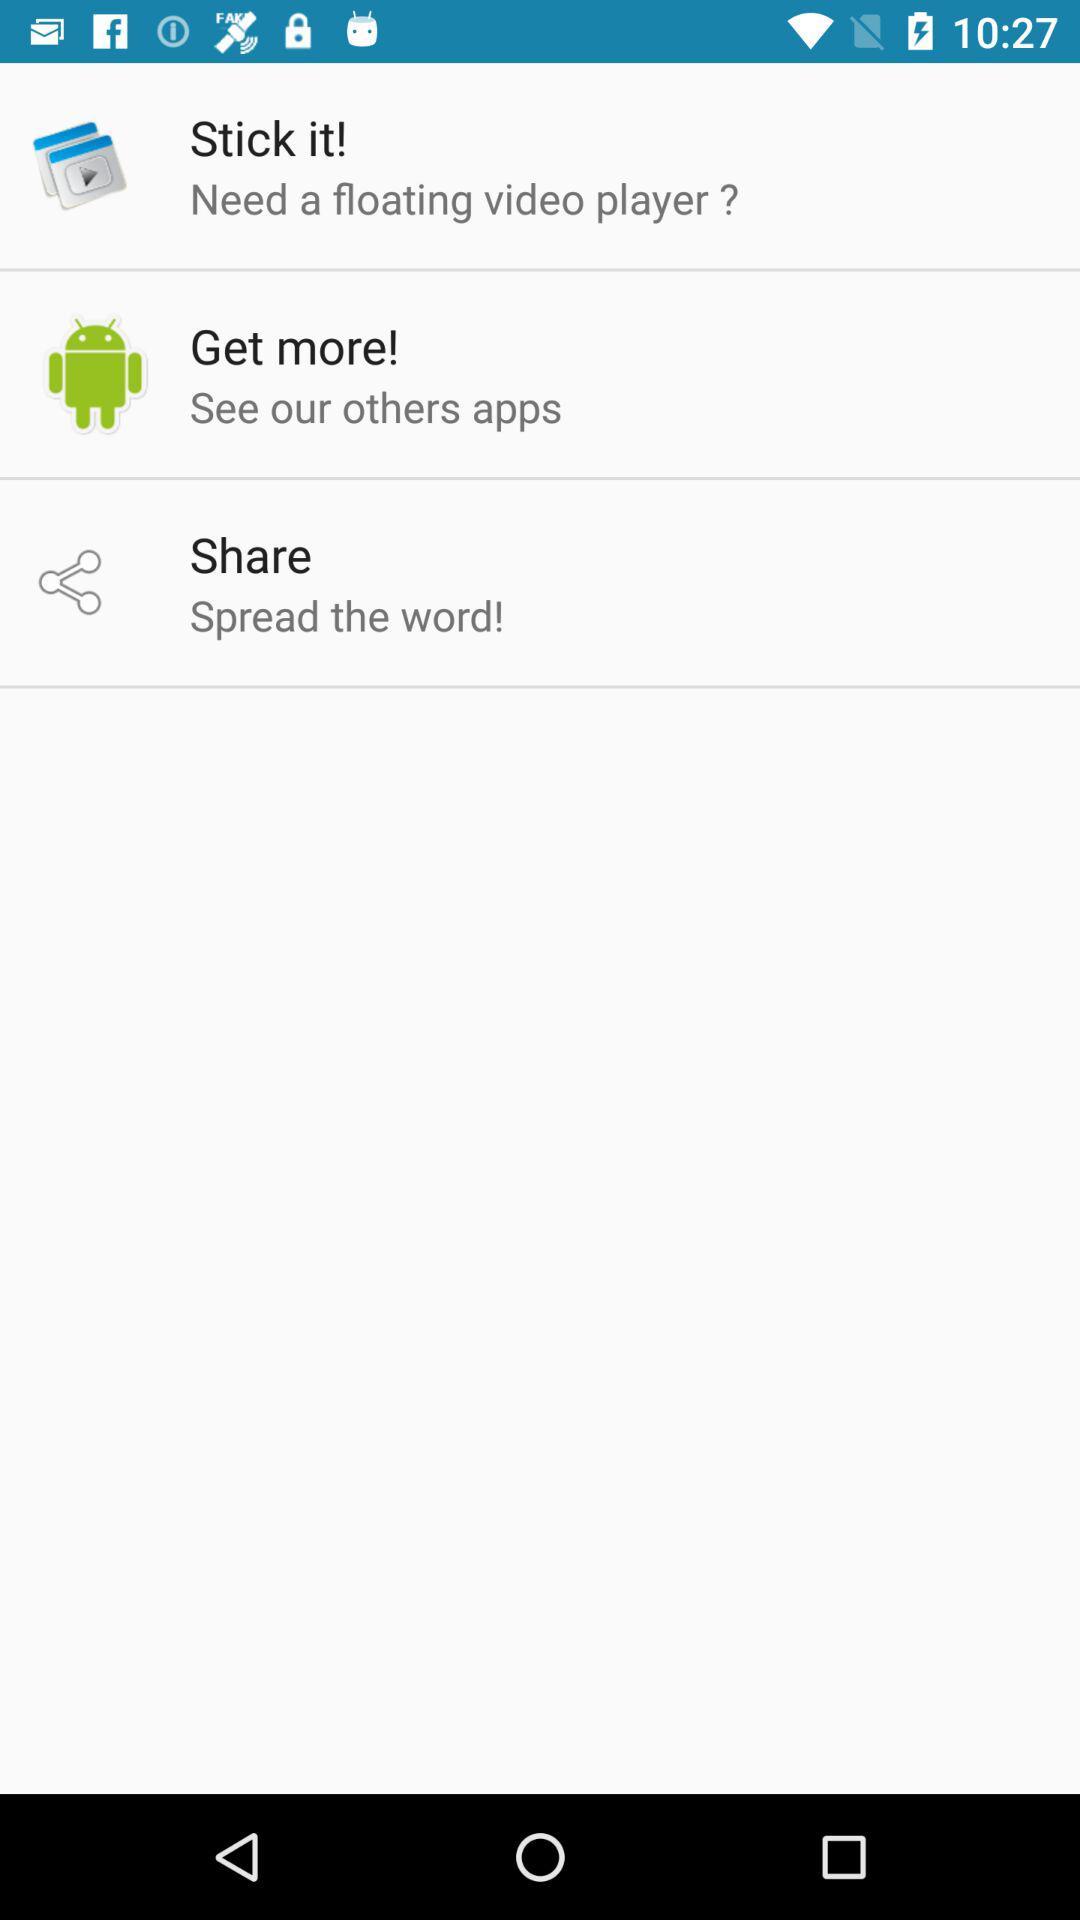 The image size is (1080, 1920). I want to click on the icon above the see our others icon, so click(294, 345).